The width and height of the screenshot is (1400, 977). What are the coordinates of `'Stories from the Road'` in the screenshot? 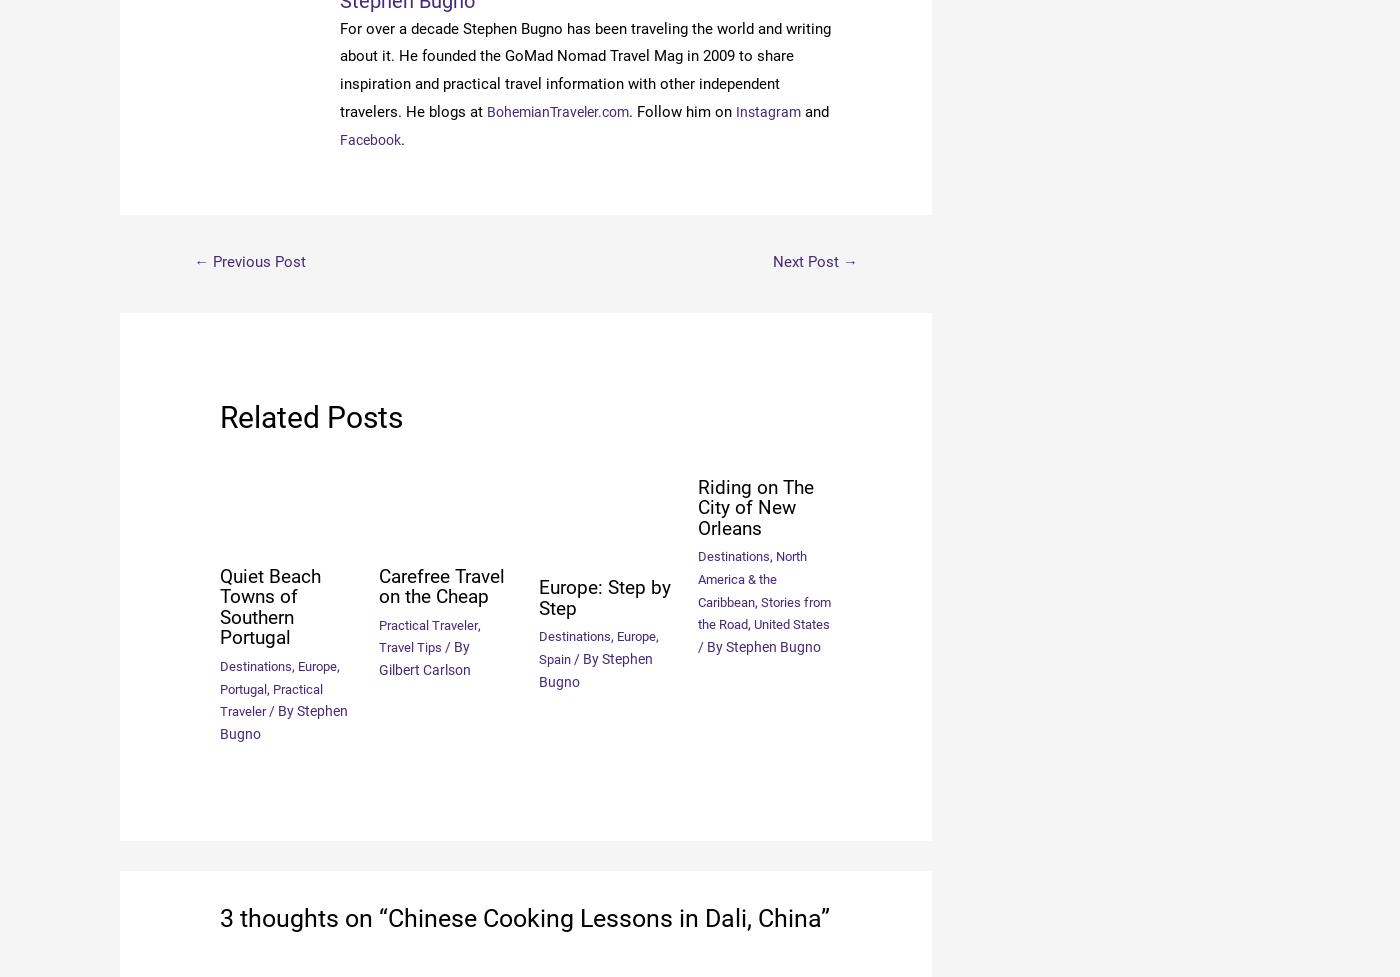 It's located at (752, 611).